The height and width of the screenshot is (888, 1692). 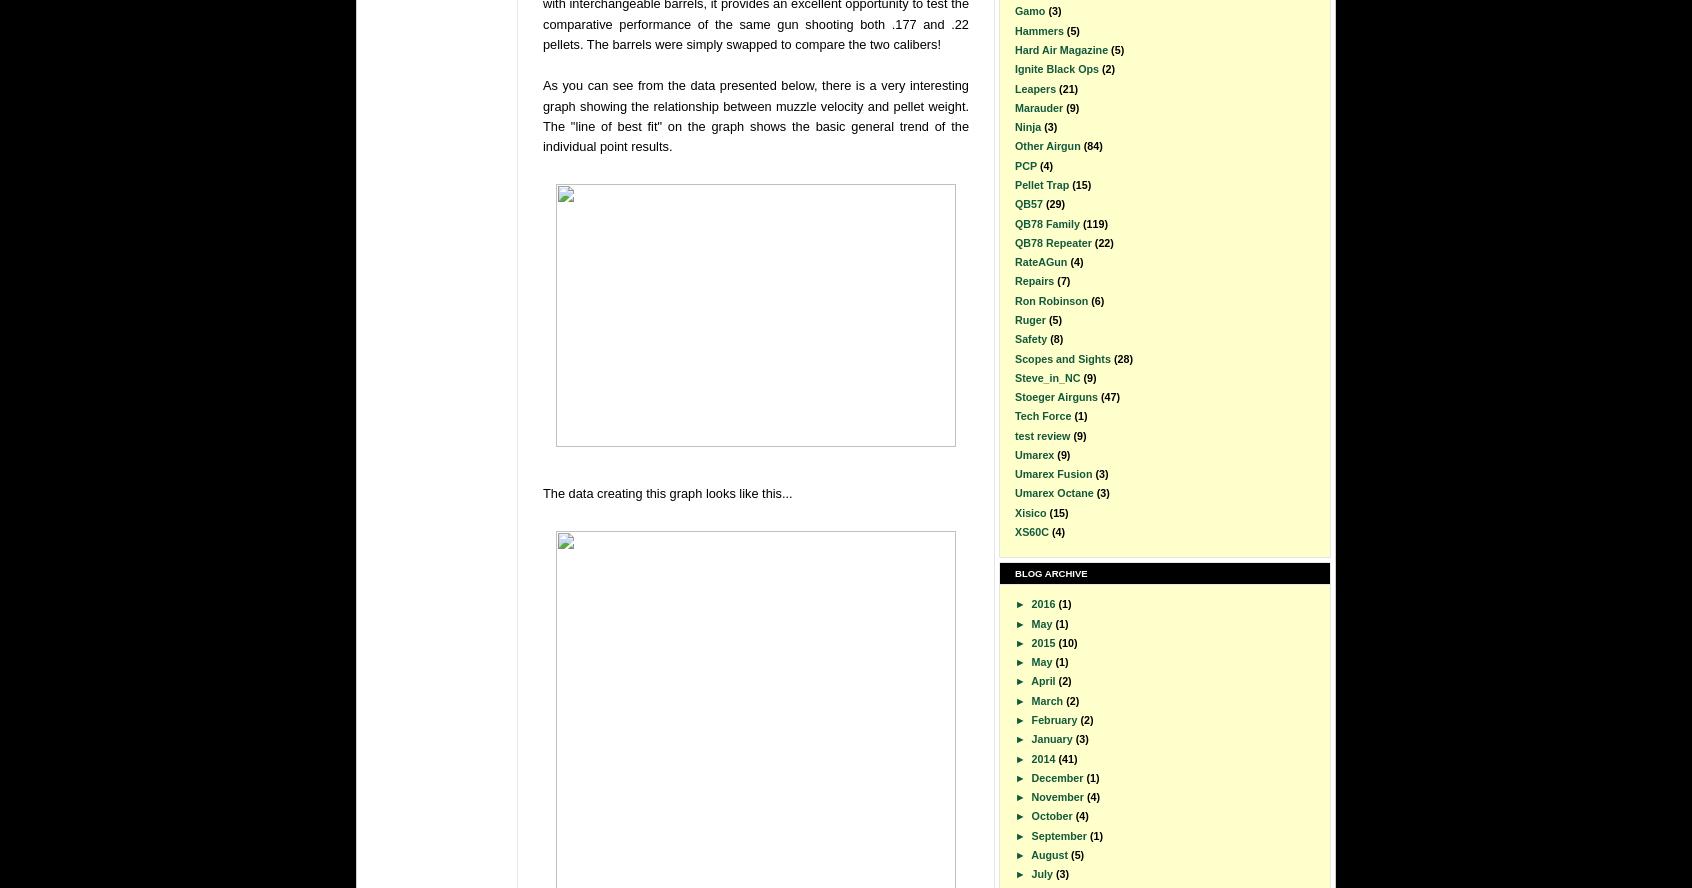 What do you see at coordinates (1055, 339) in the screenshot?
I see `'(8)'` at bounding box center [1055, 339].